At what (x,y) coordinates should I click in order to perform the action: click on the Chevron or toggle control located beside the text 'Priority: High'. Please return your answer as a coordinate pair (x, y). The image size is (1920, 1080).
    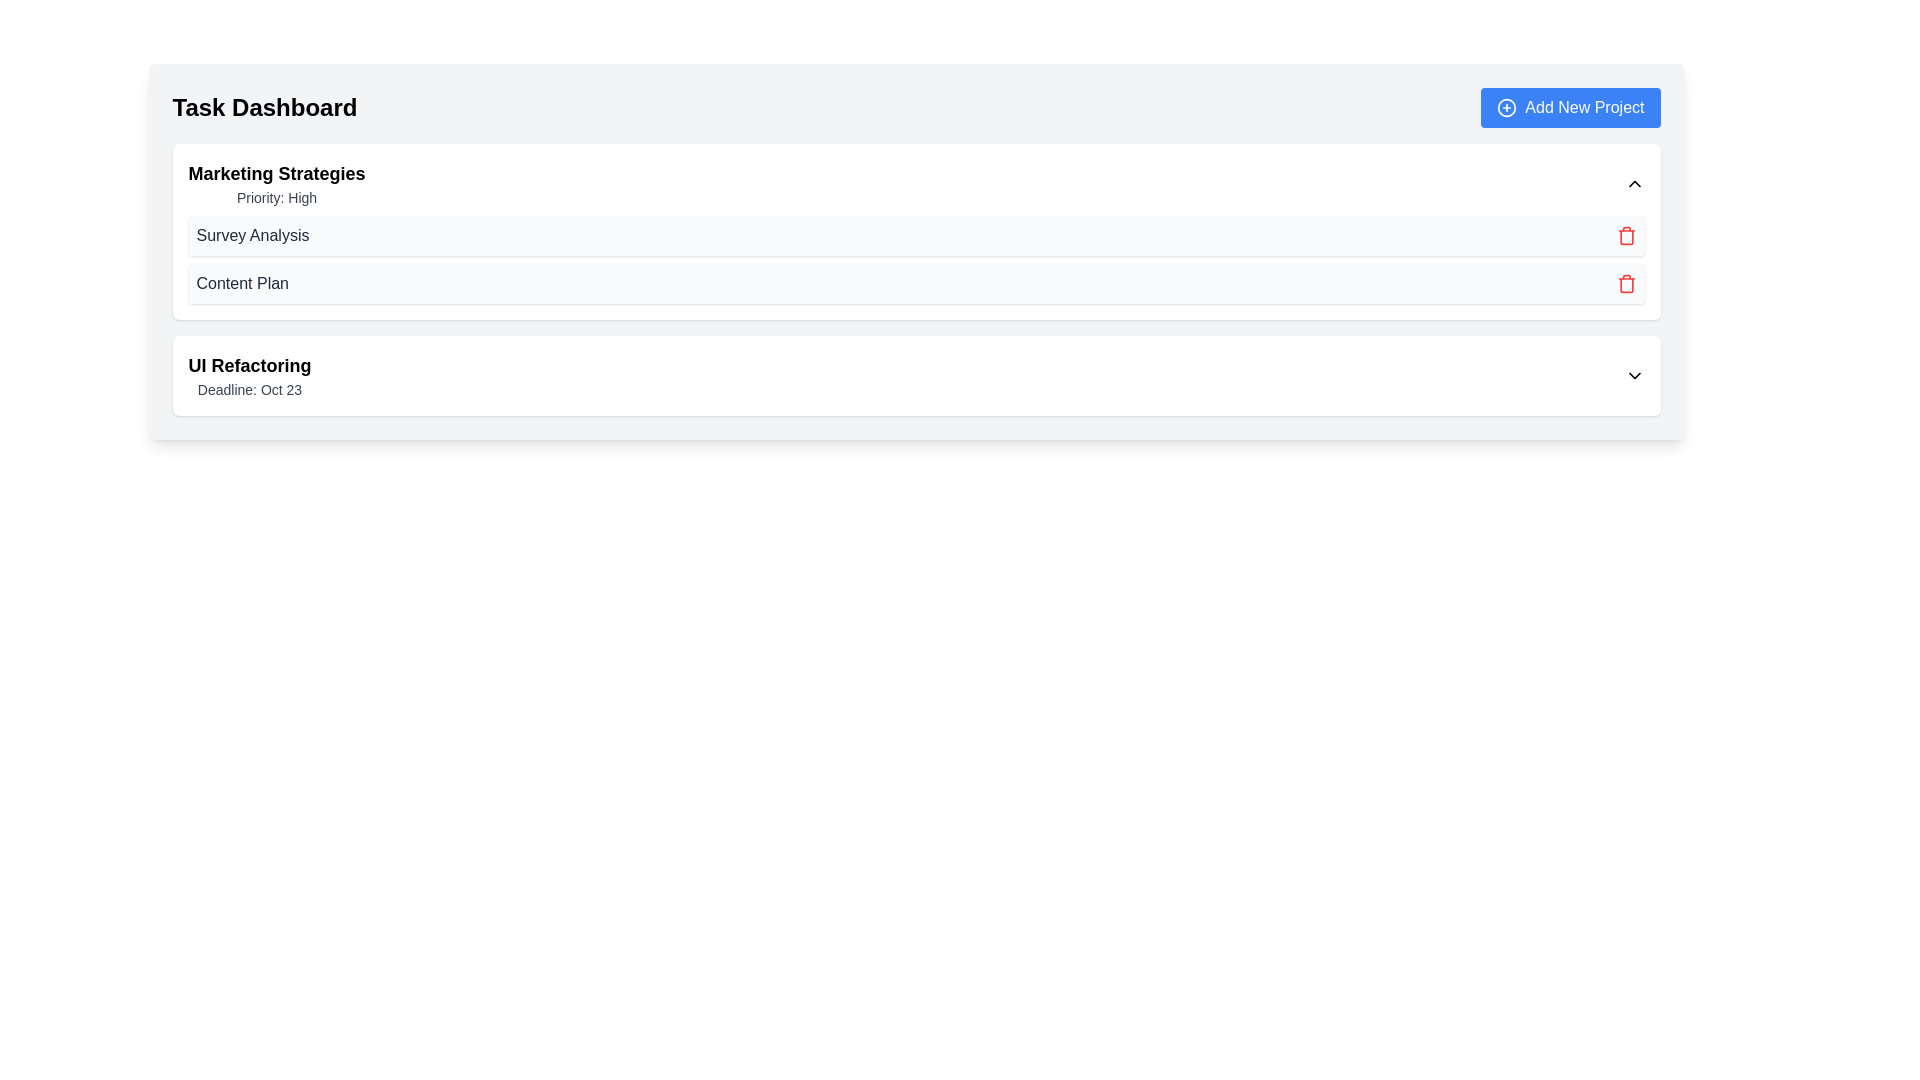
    Looking at the image, I should click on (1634, 184).